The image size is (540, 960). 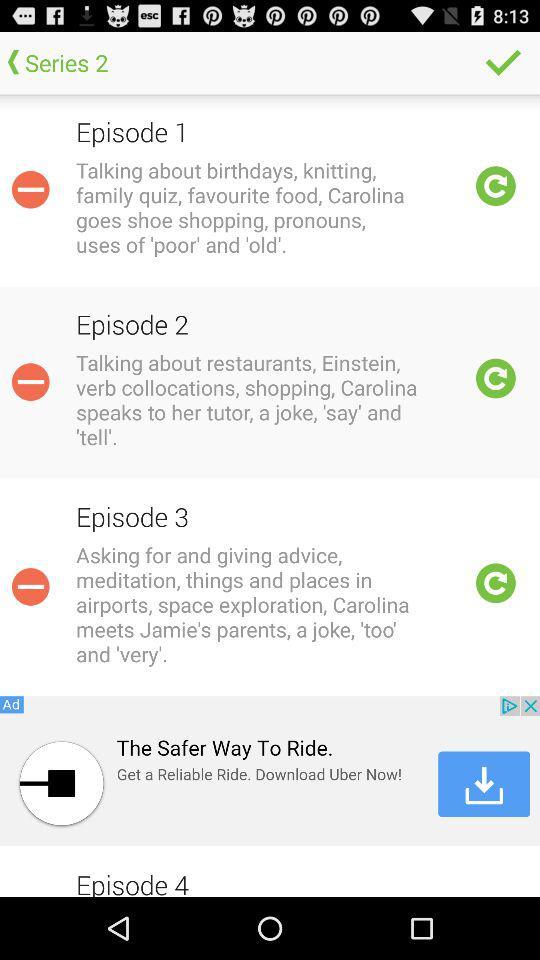 What do you see at coordinates (495, 377) in the screenshot?
I see `refresh` at bounding box center [495, 377].